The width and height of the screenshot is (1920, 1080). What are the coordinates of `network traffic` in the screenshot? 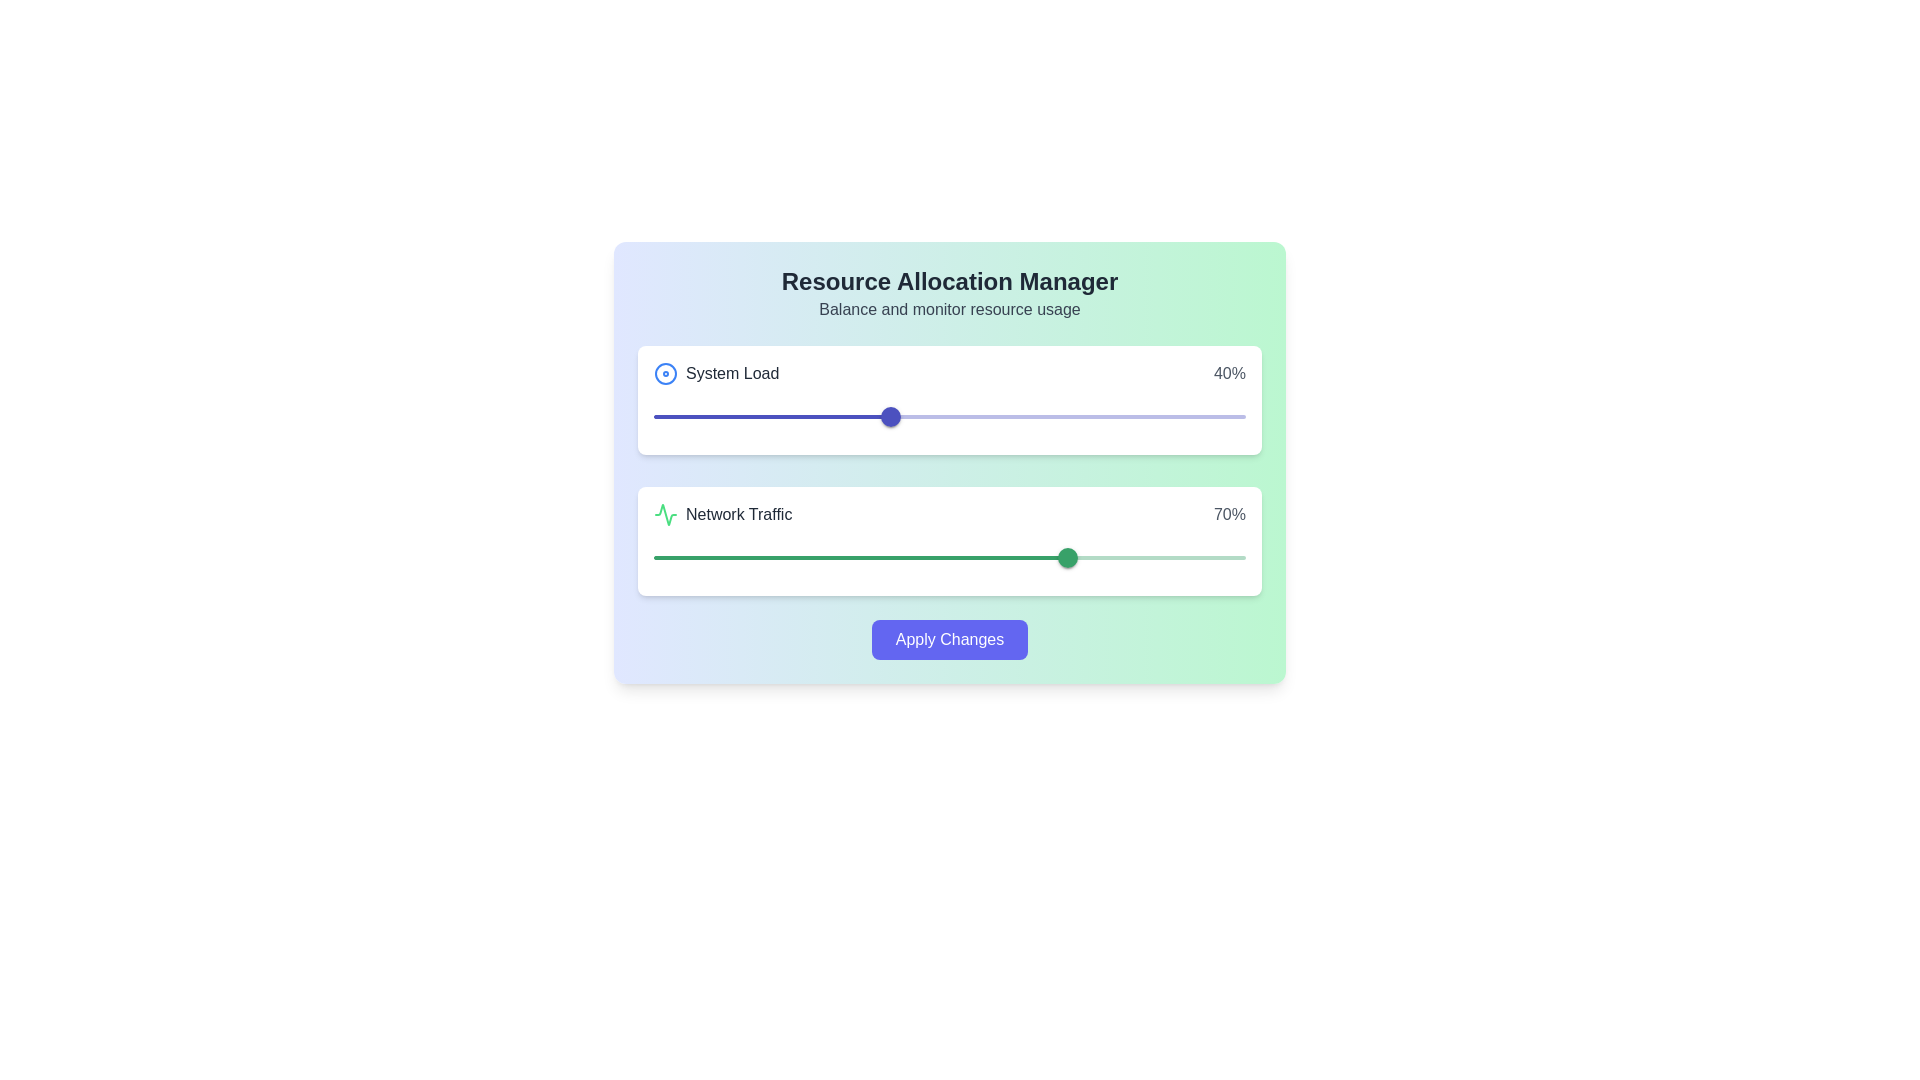 It's located at (789, 558).